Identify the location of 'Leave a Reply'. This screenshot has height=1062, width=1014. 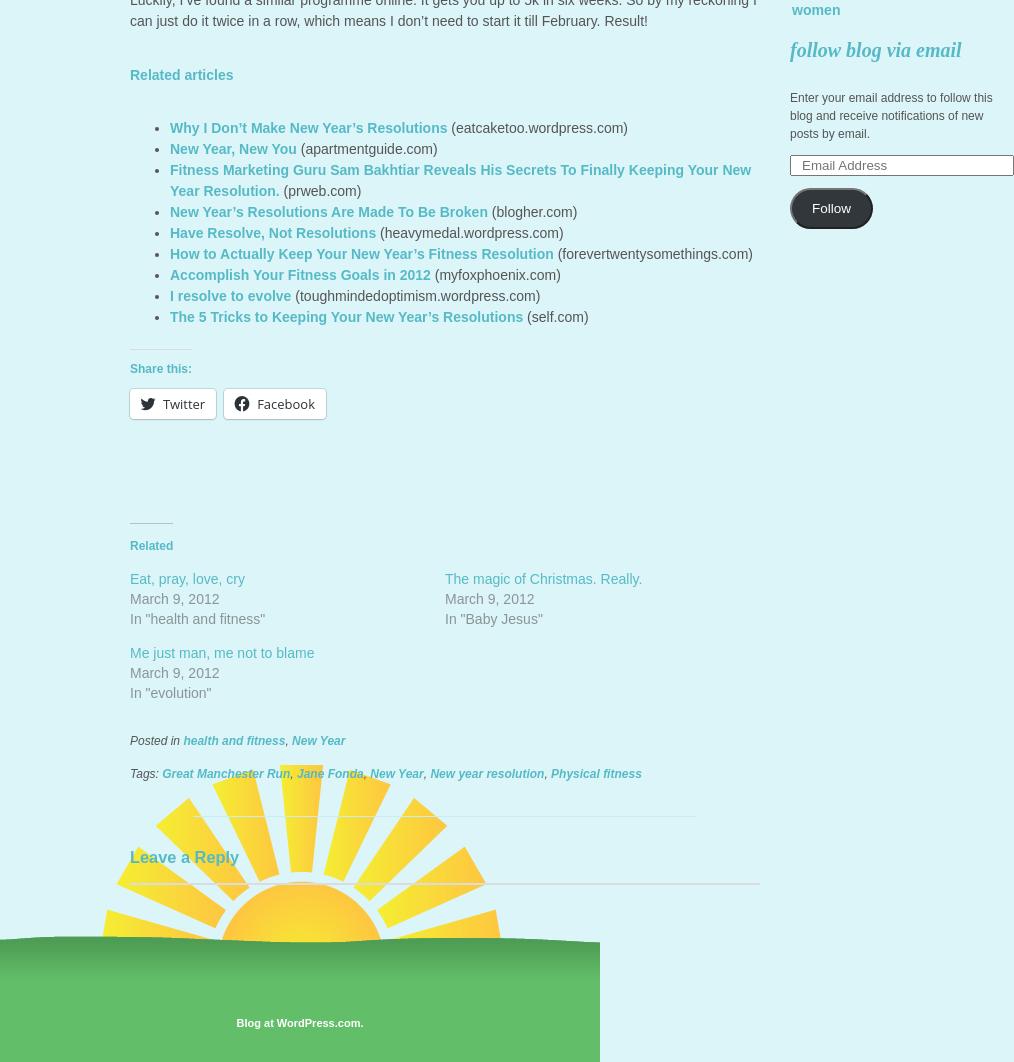
(129, 854).